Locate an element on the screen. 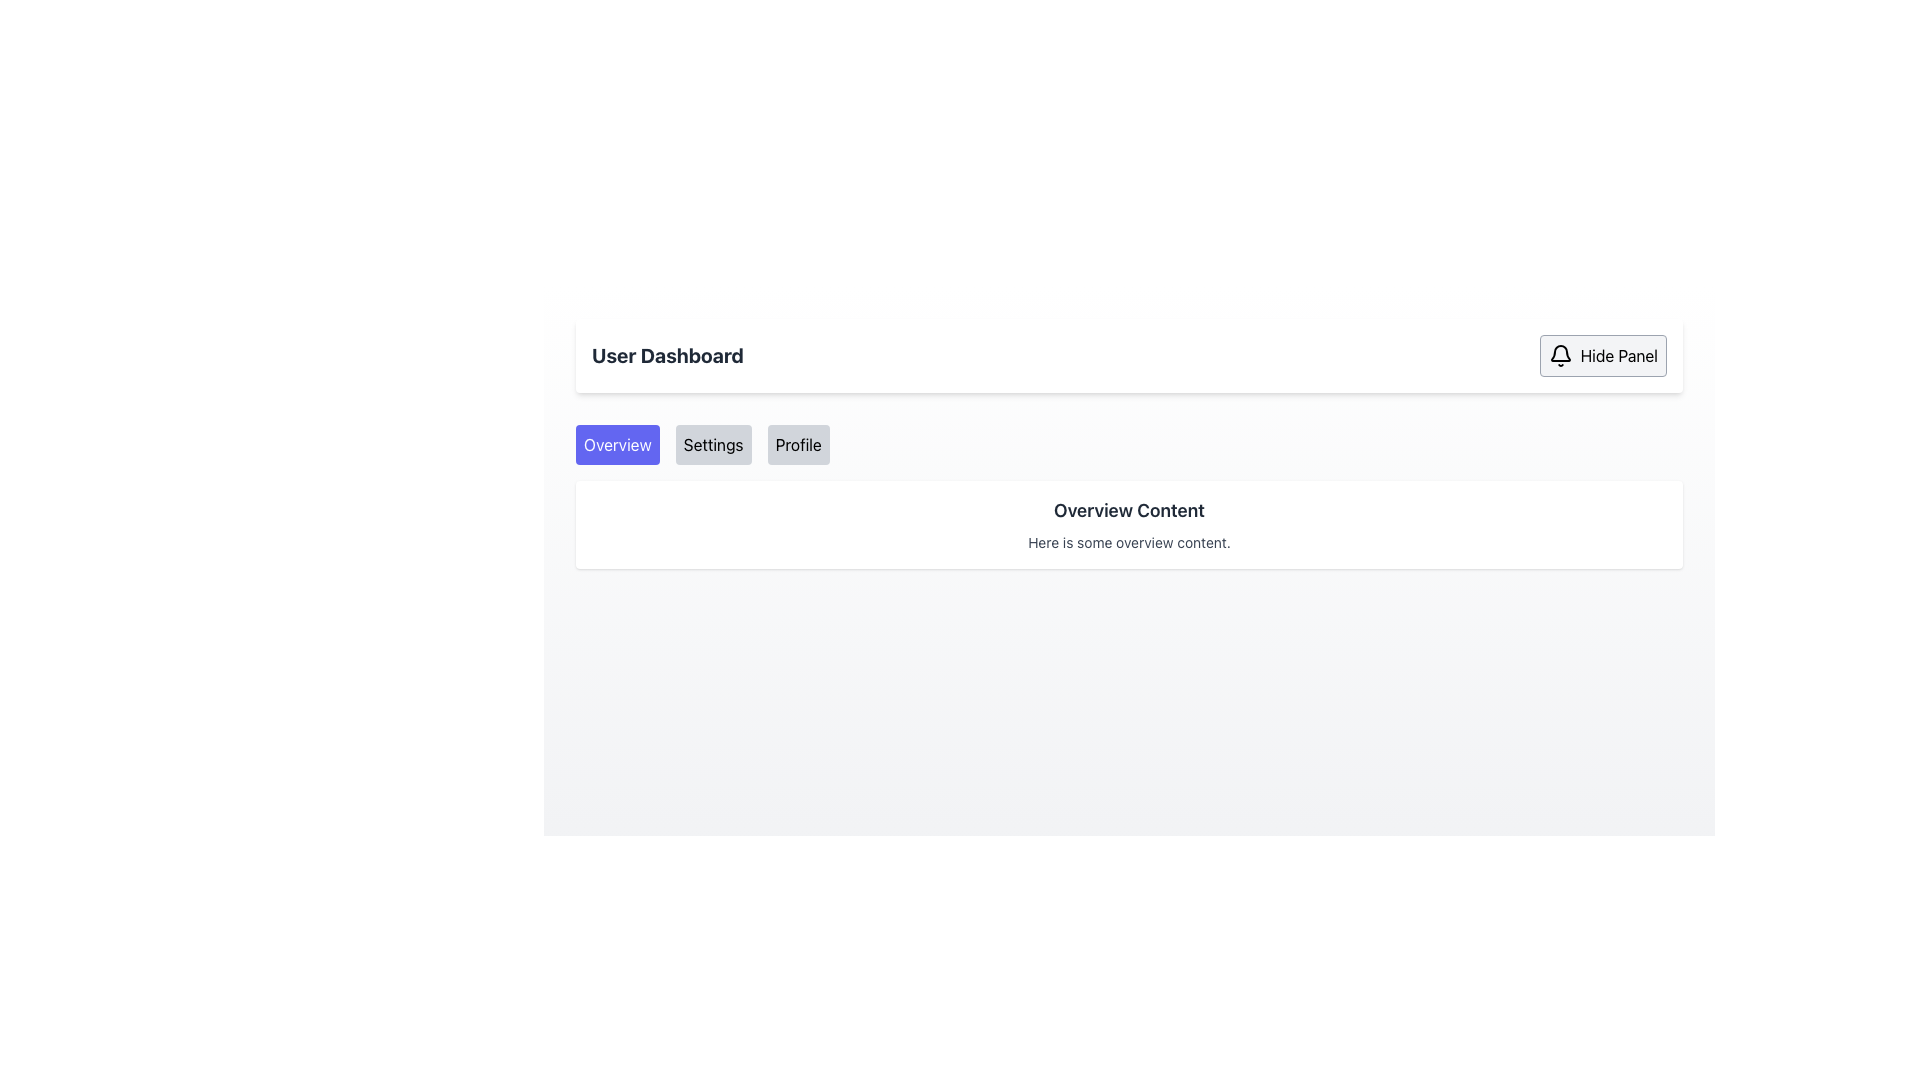 This screenshot has height=1080, width=1920. the 'Overview' button in the navigation menu for keyboard interaction is located at coordinates (616, 443).